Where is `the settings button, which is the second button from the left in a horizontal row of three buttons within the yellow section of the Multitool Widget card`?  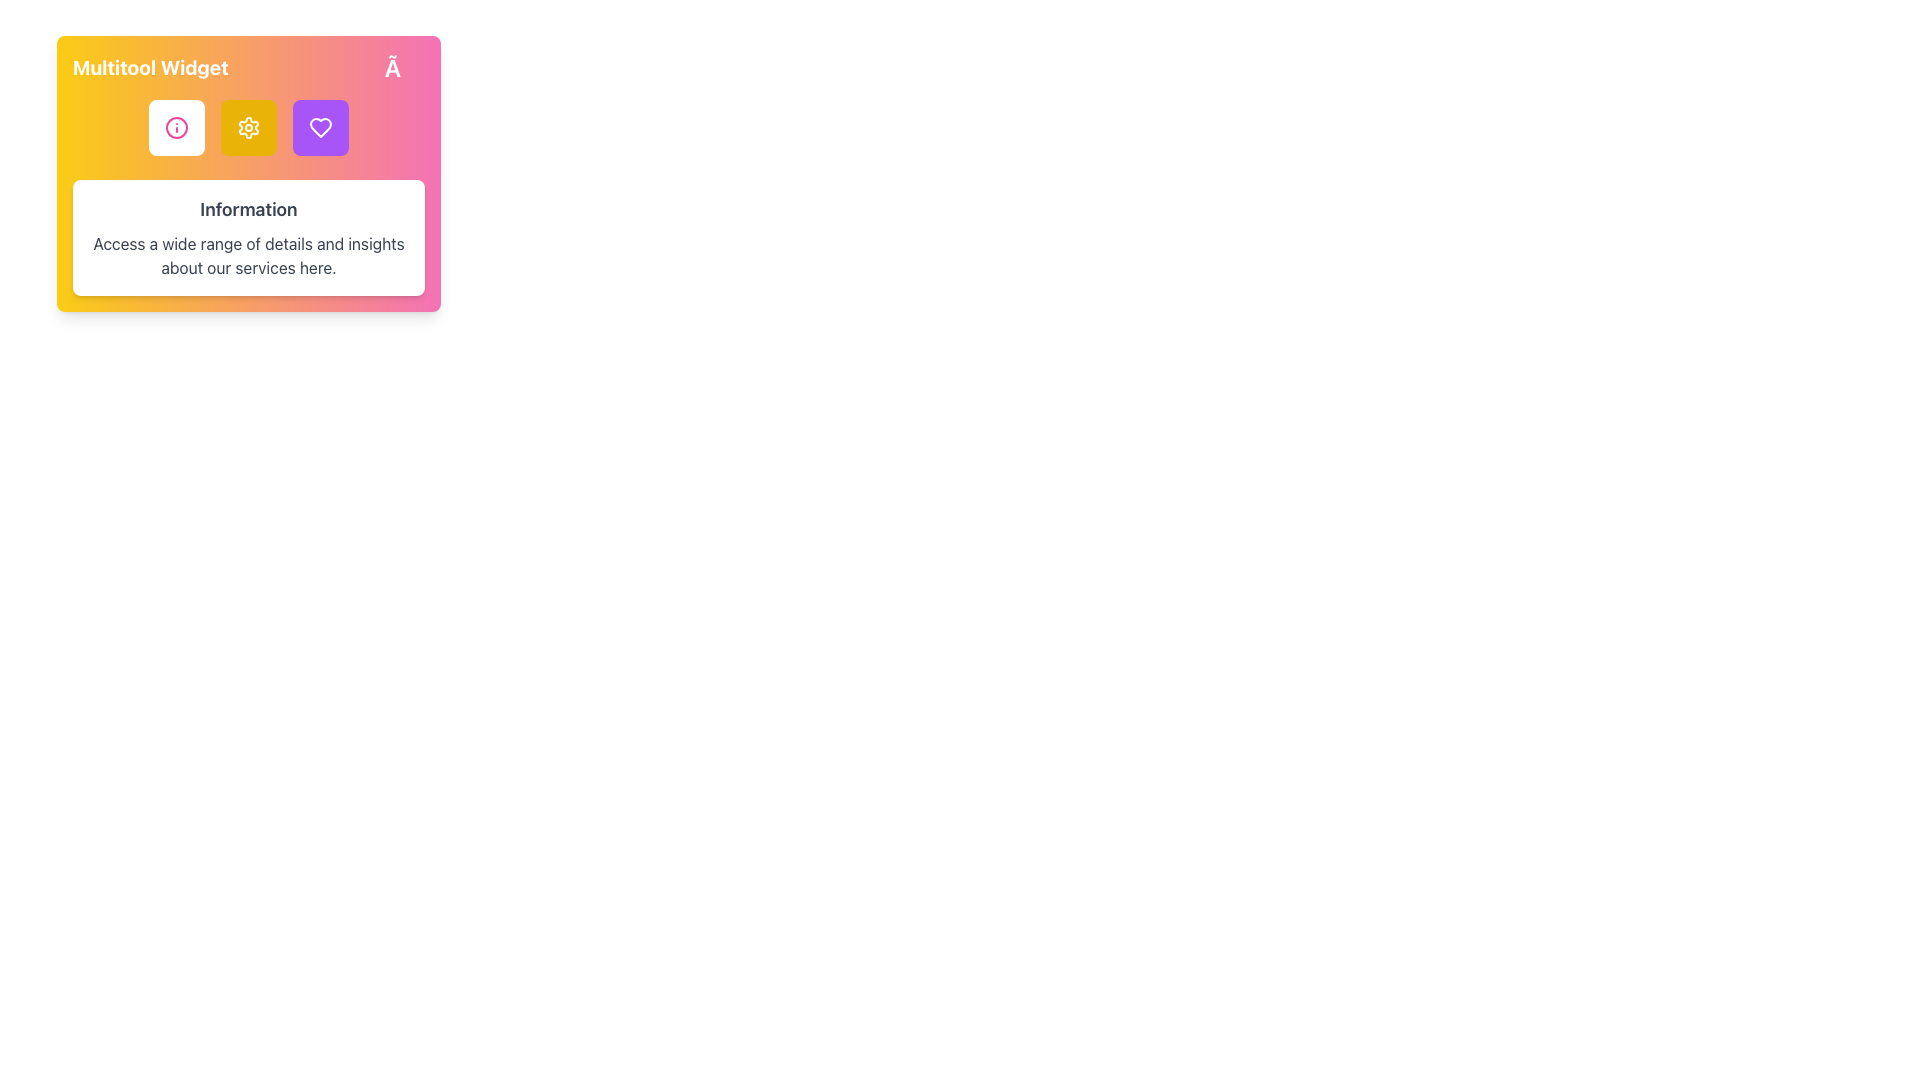
the settings button, which is the second button from the left in a horizontal row of three buttons within the yellow section of the Multitool Widget card is located at coordinates (248, 127).